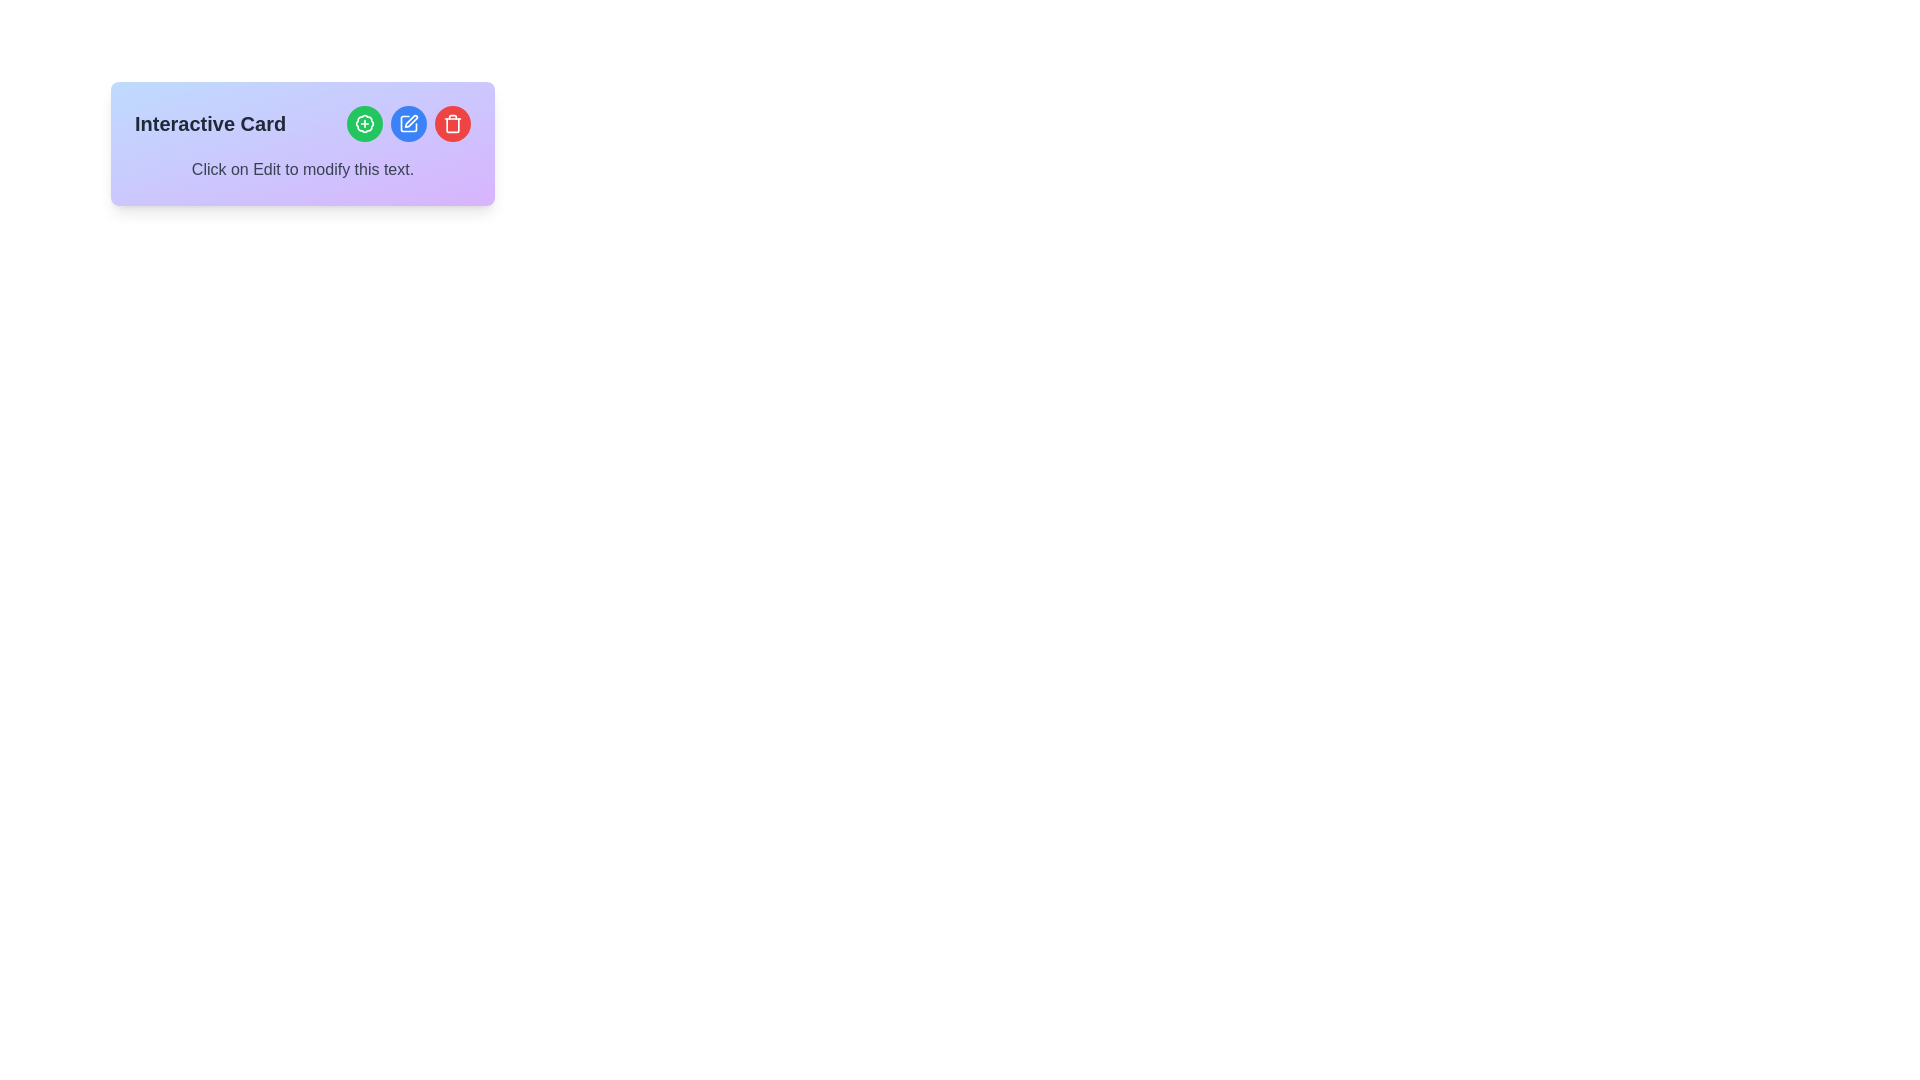 The width and height of the screenshot is (1920, 1080). I want to click on the 'Interactive Card' label, which is styled in bold and positioned at the top-left of the card layout, so click(210, 123).